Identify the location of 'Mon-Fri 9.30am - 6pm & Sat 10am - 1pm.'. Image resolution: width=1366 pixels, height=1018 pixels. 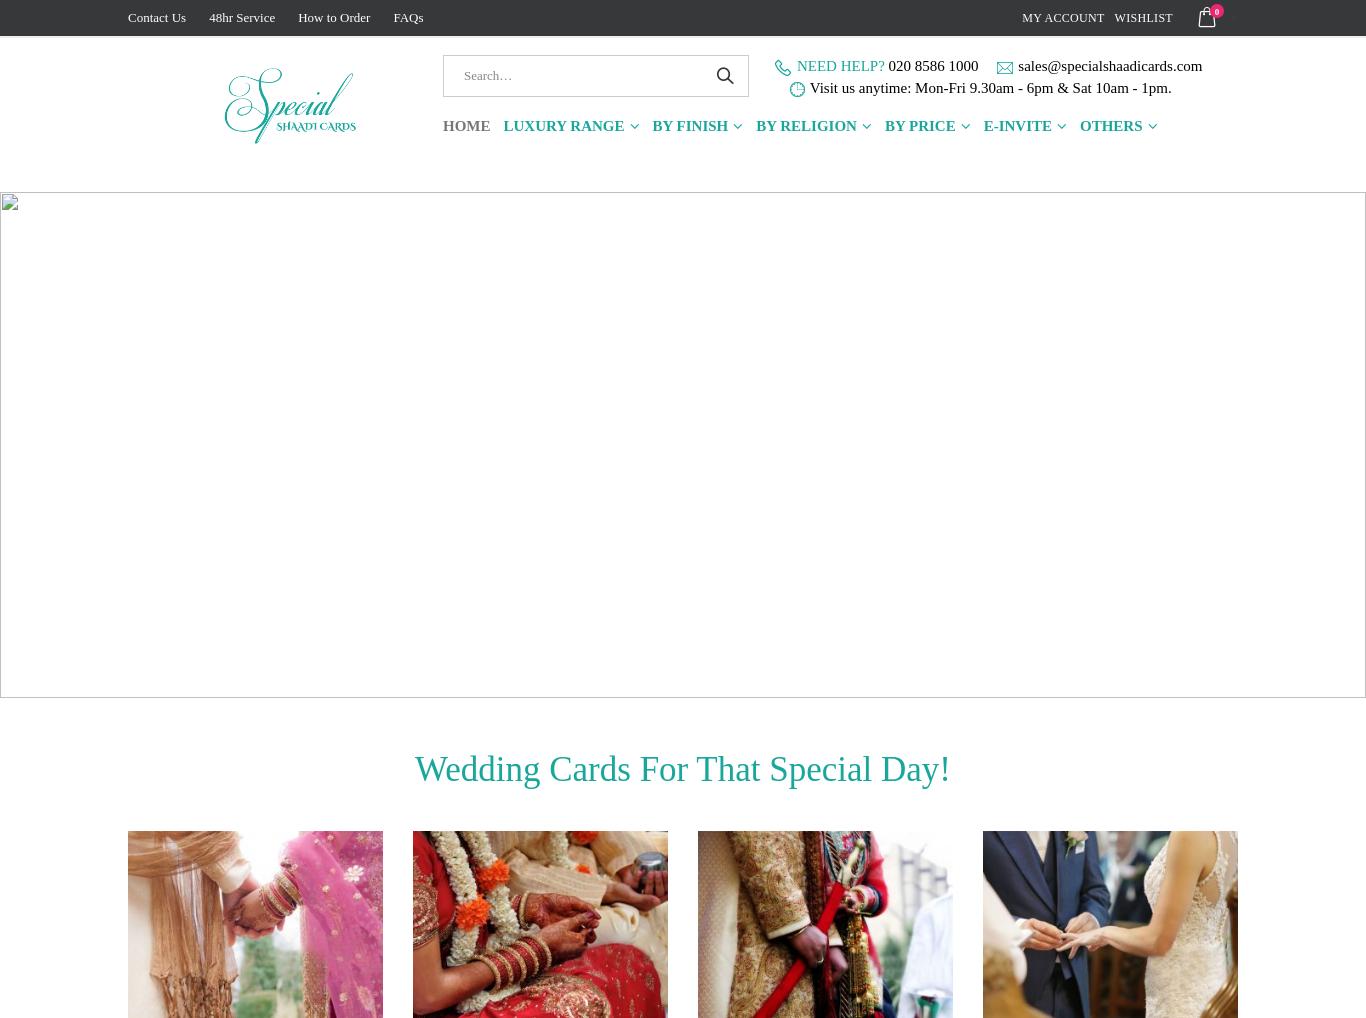
(1041, 87).